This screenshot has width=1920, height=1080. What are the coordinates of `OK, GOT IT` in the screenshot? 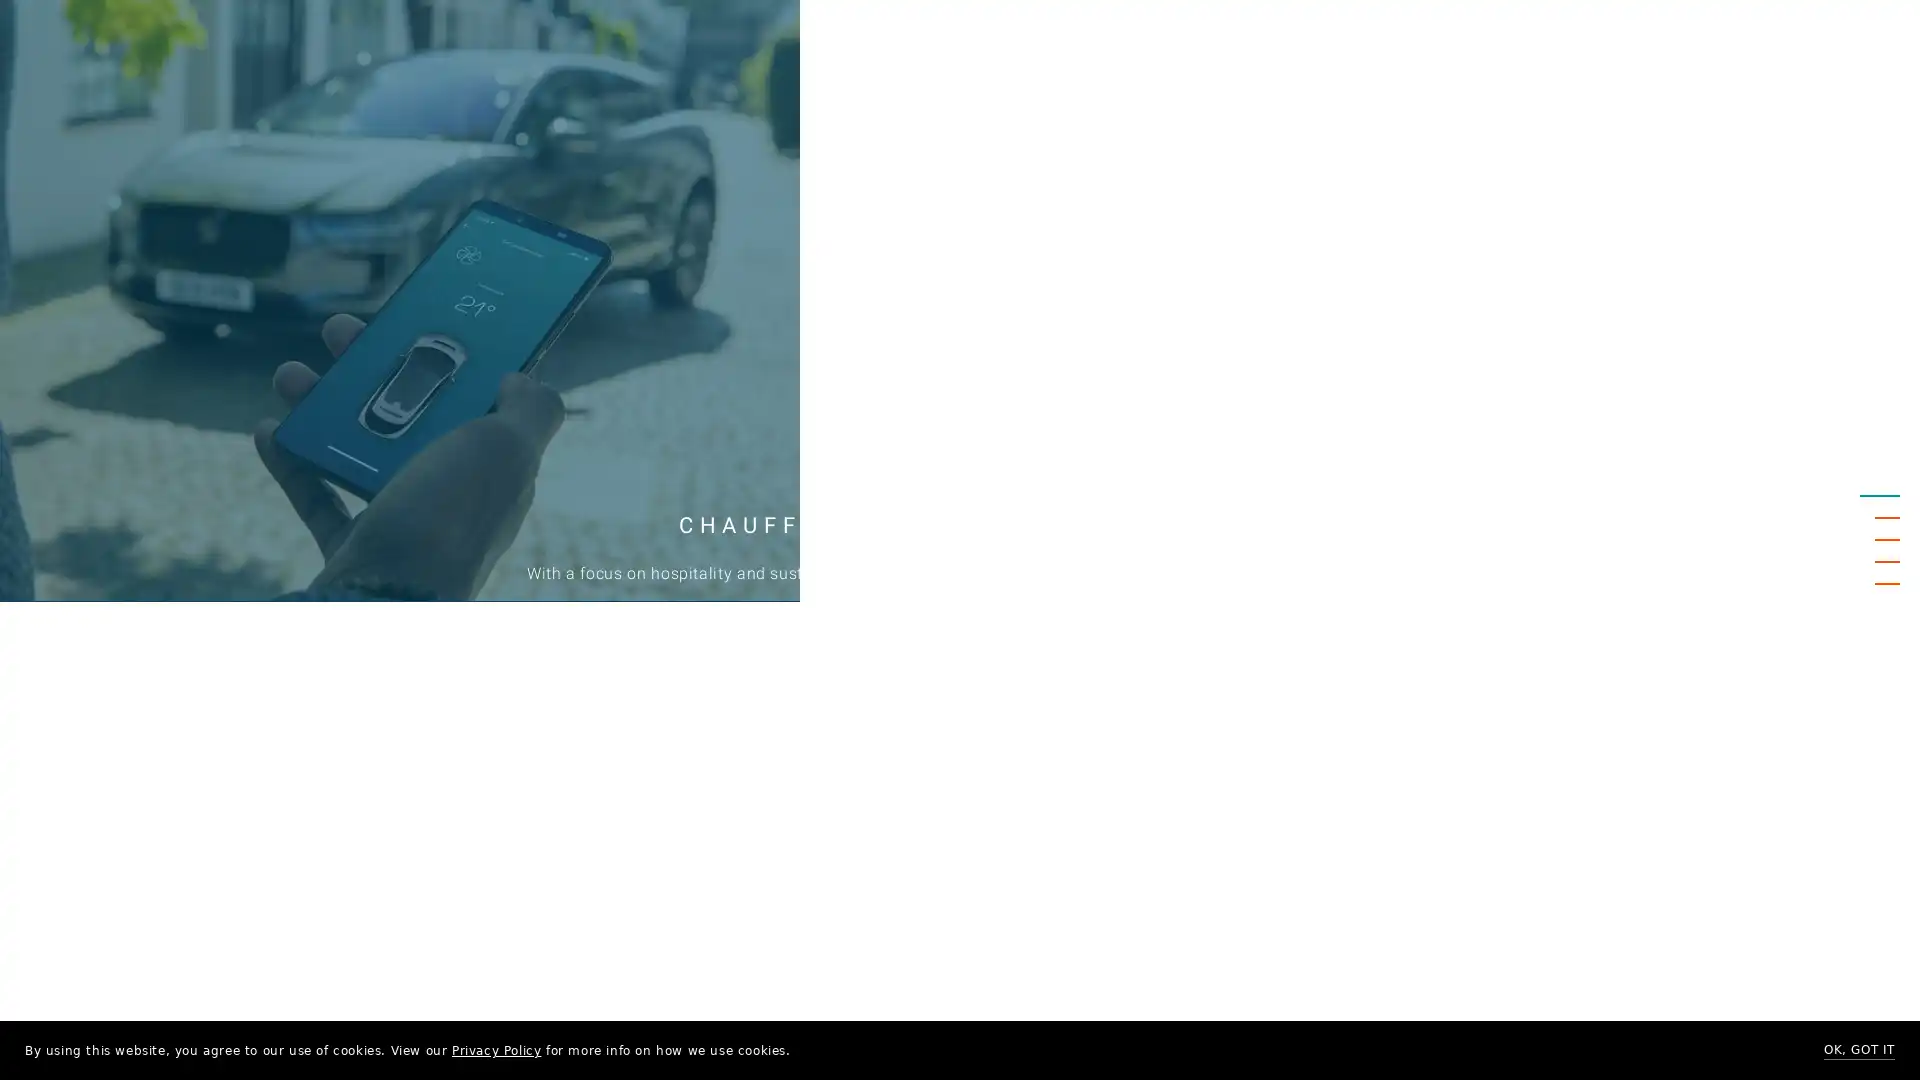 It's located at (1858, 1049).